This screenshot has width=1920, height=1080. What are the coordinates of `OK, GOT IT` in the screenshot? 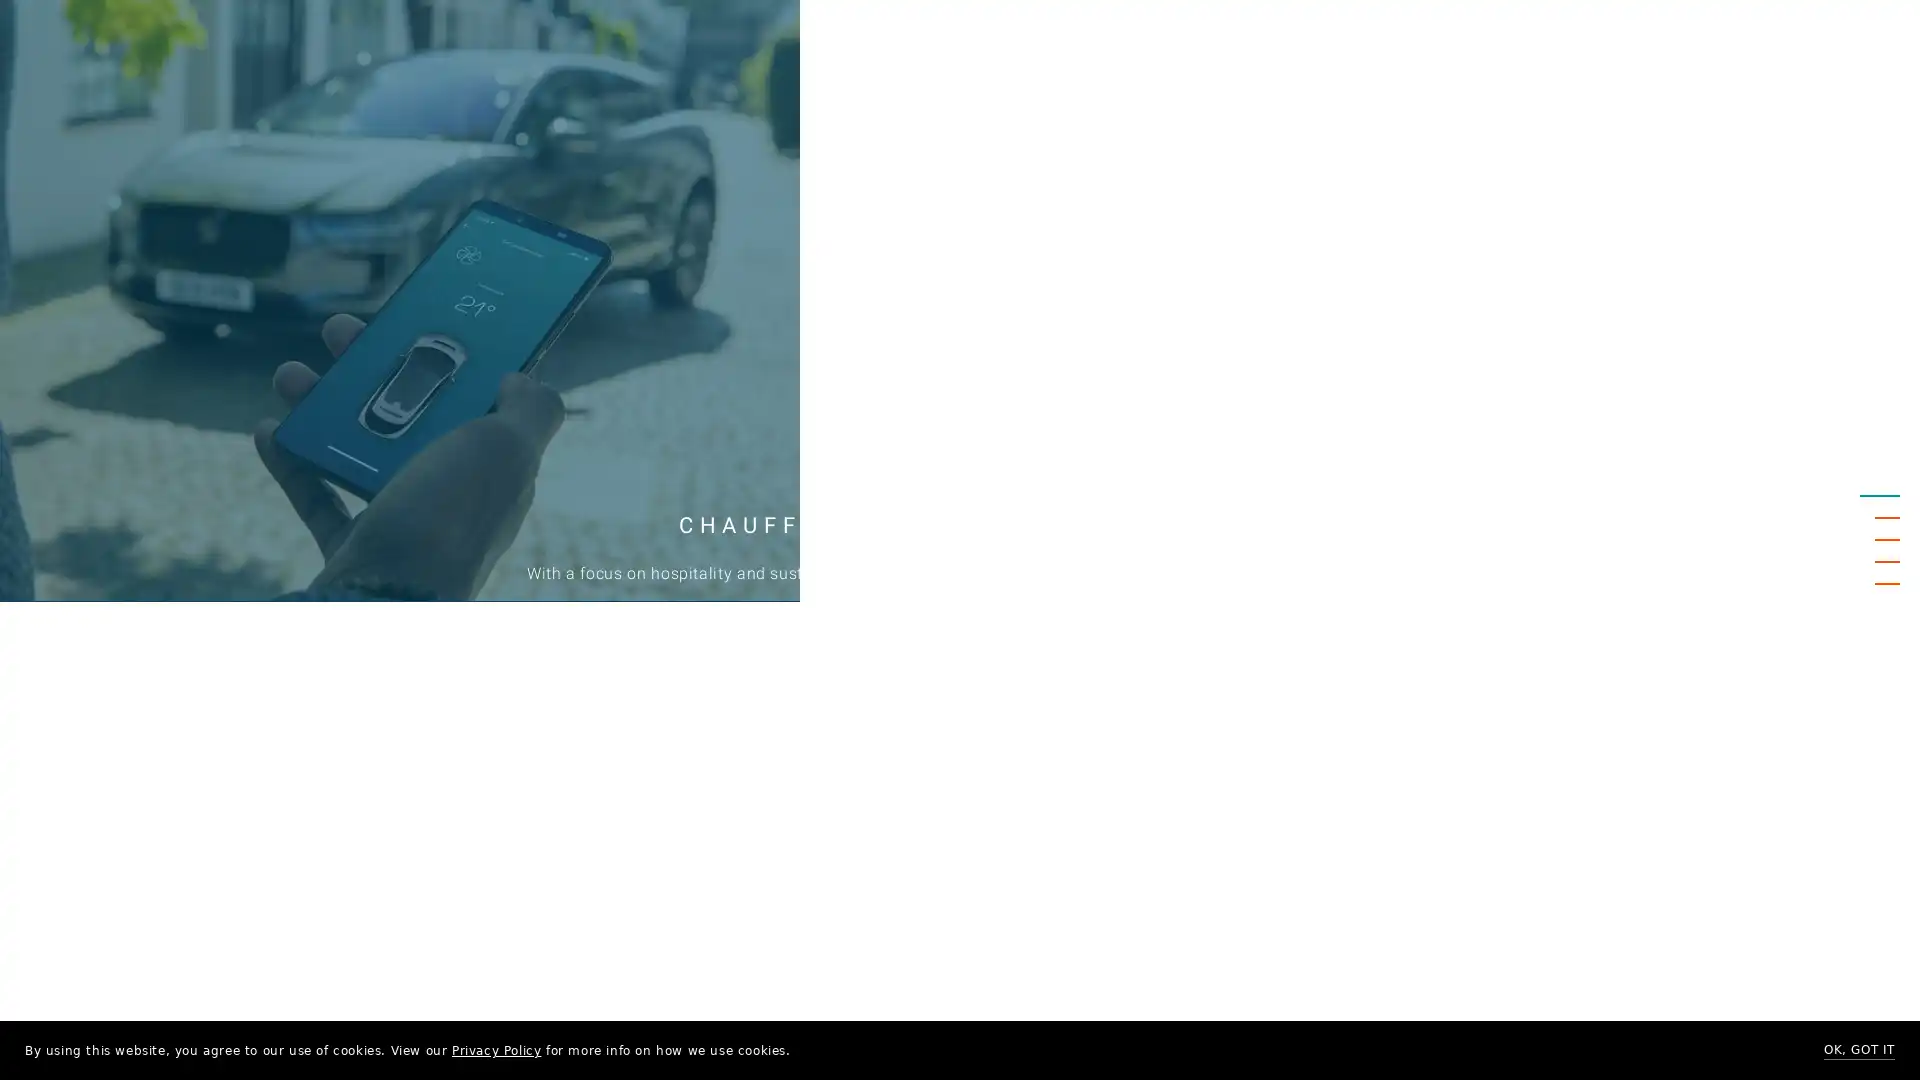 It's located at (1858, 1049).